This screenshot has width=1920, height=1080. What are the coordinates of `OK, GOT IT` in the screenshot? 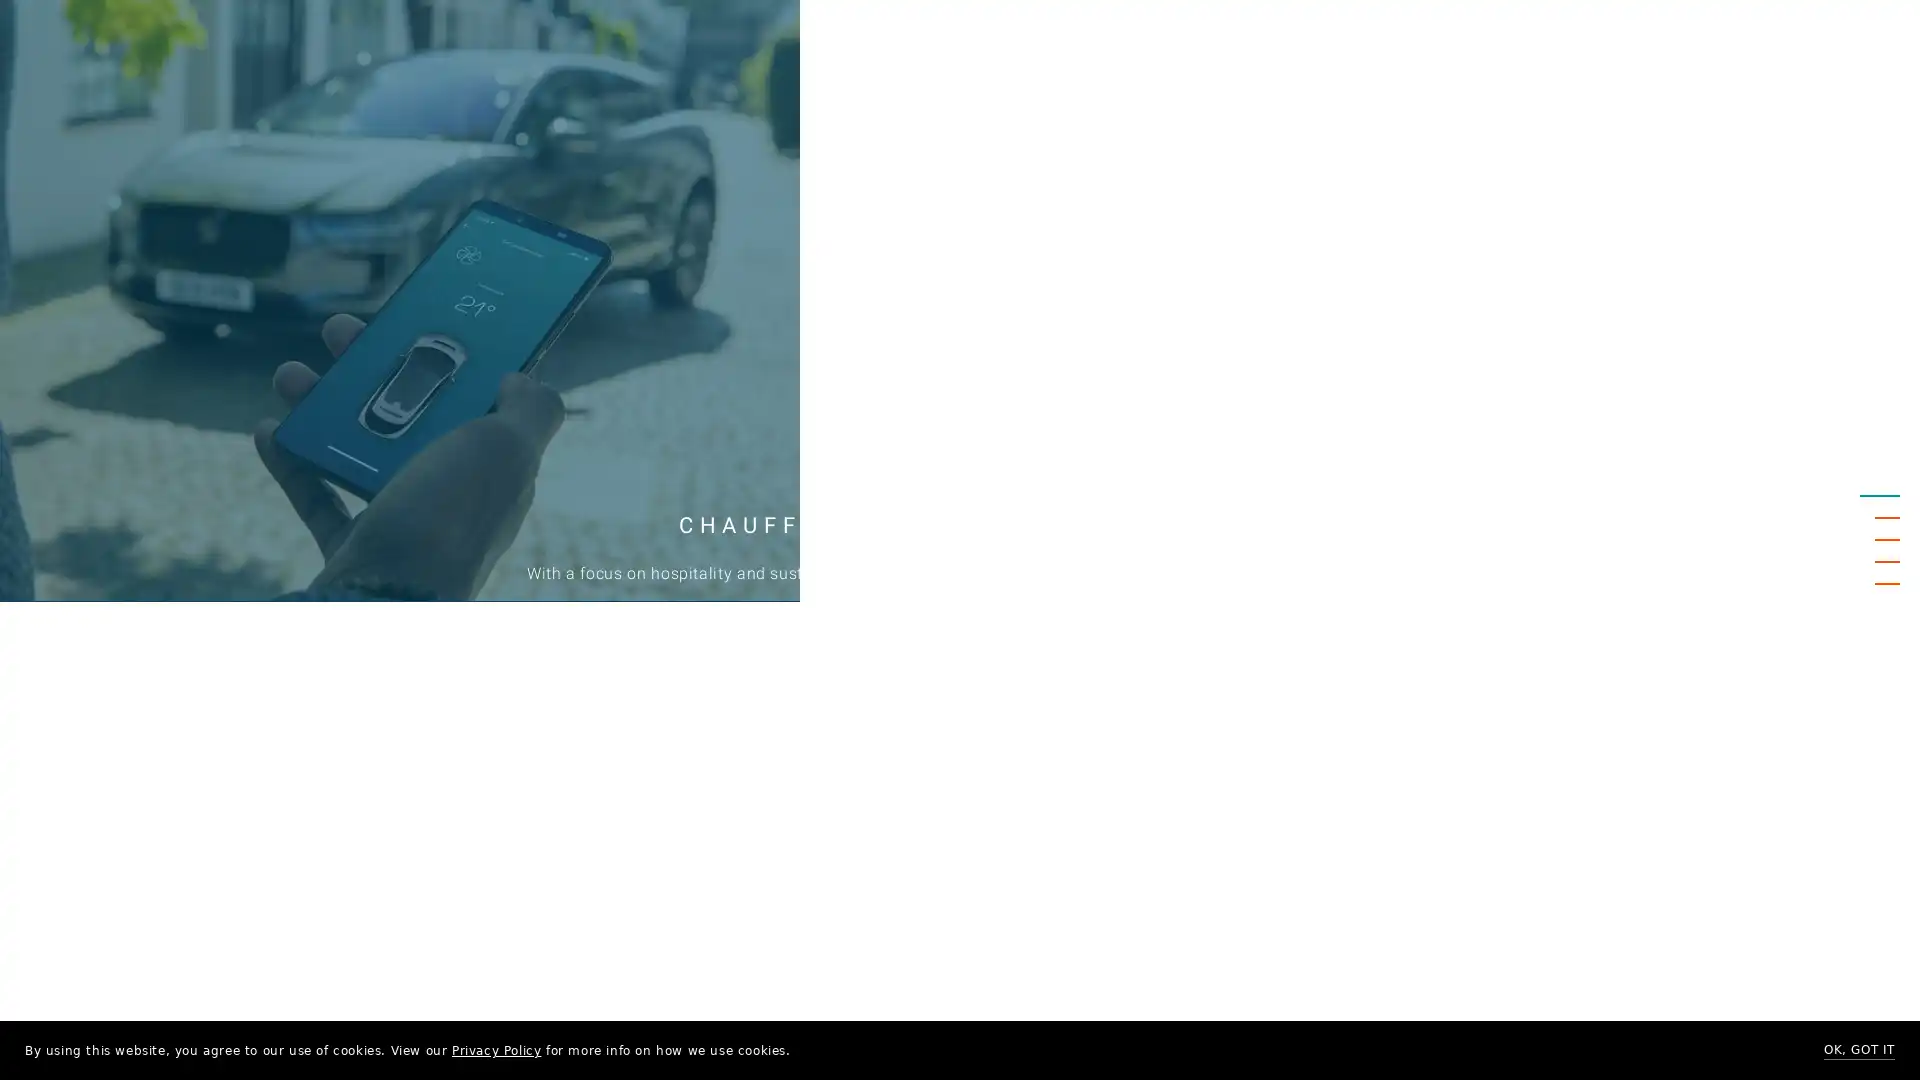 It's located at (1858, 1049).